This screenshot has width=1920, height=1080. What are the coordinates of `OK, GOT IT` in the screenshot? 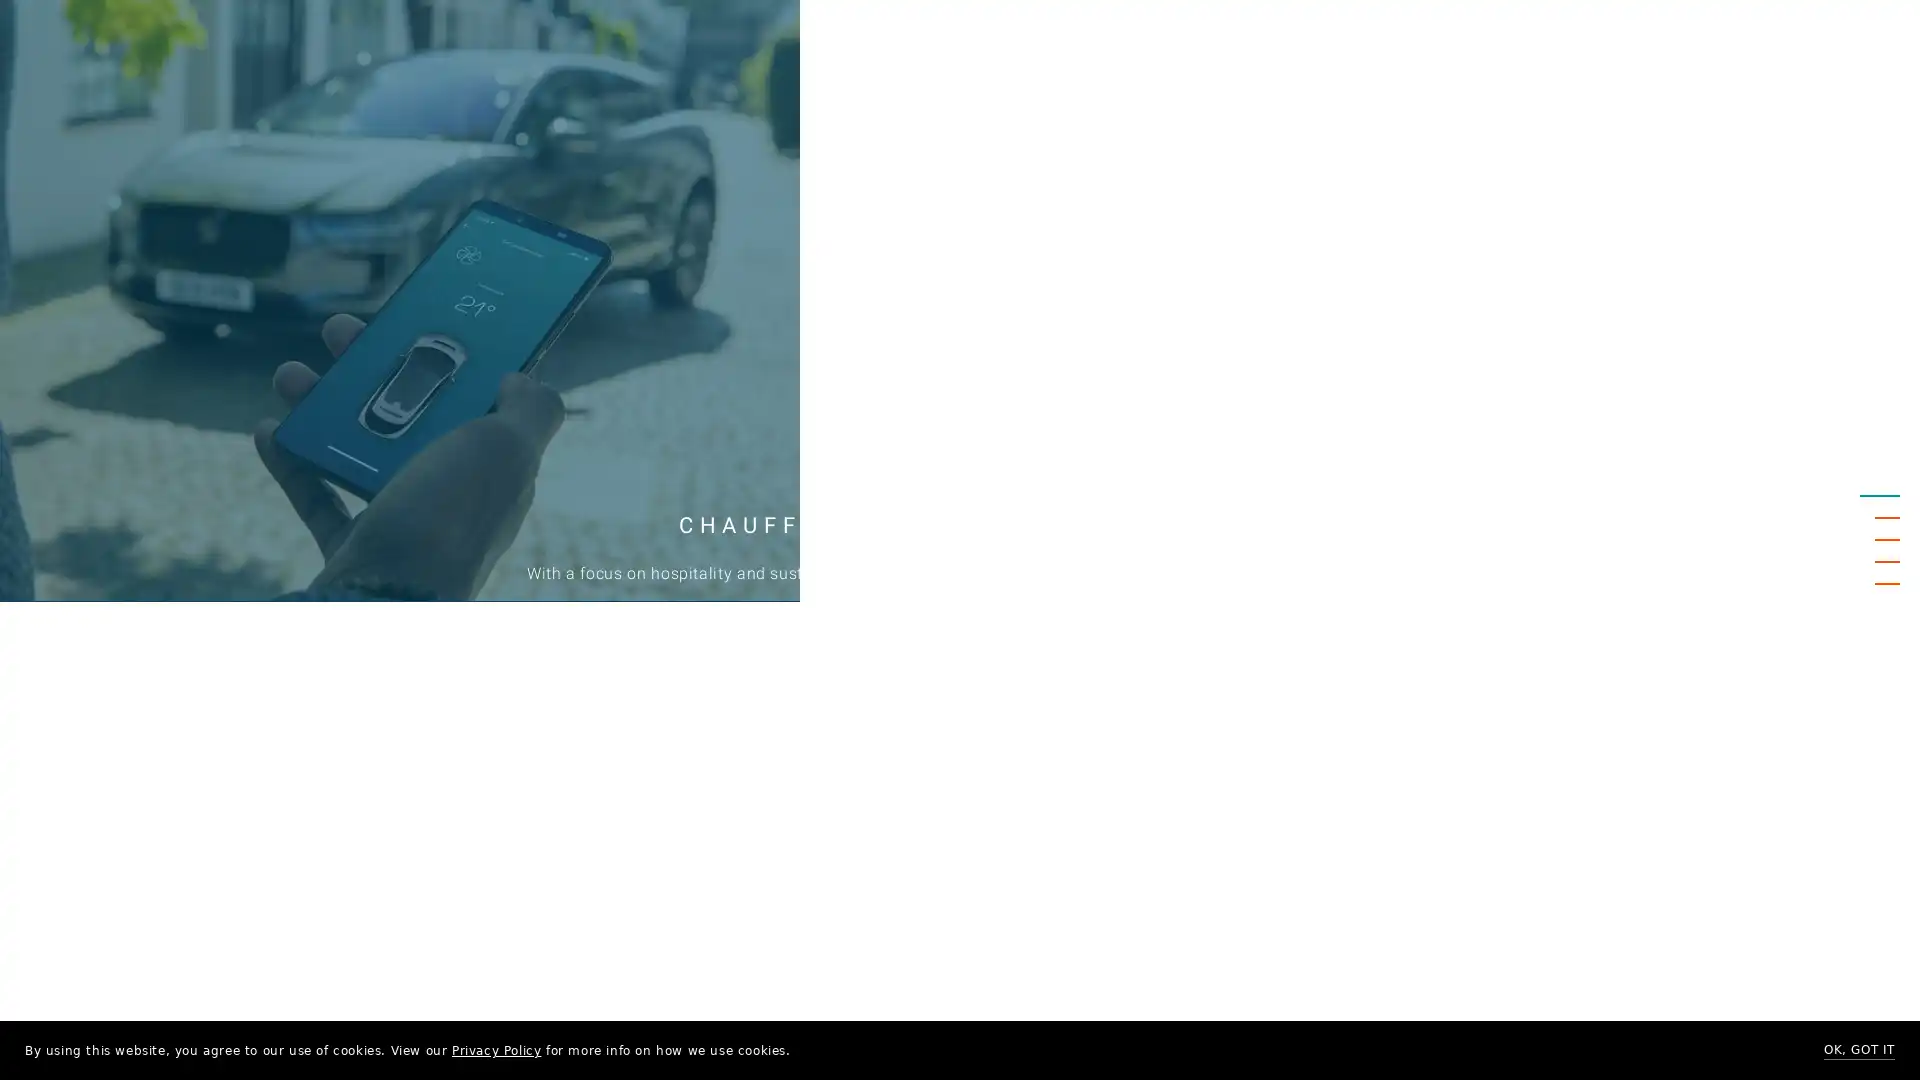 It's located at (1858, 1049).